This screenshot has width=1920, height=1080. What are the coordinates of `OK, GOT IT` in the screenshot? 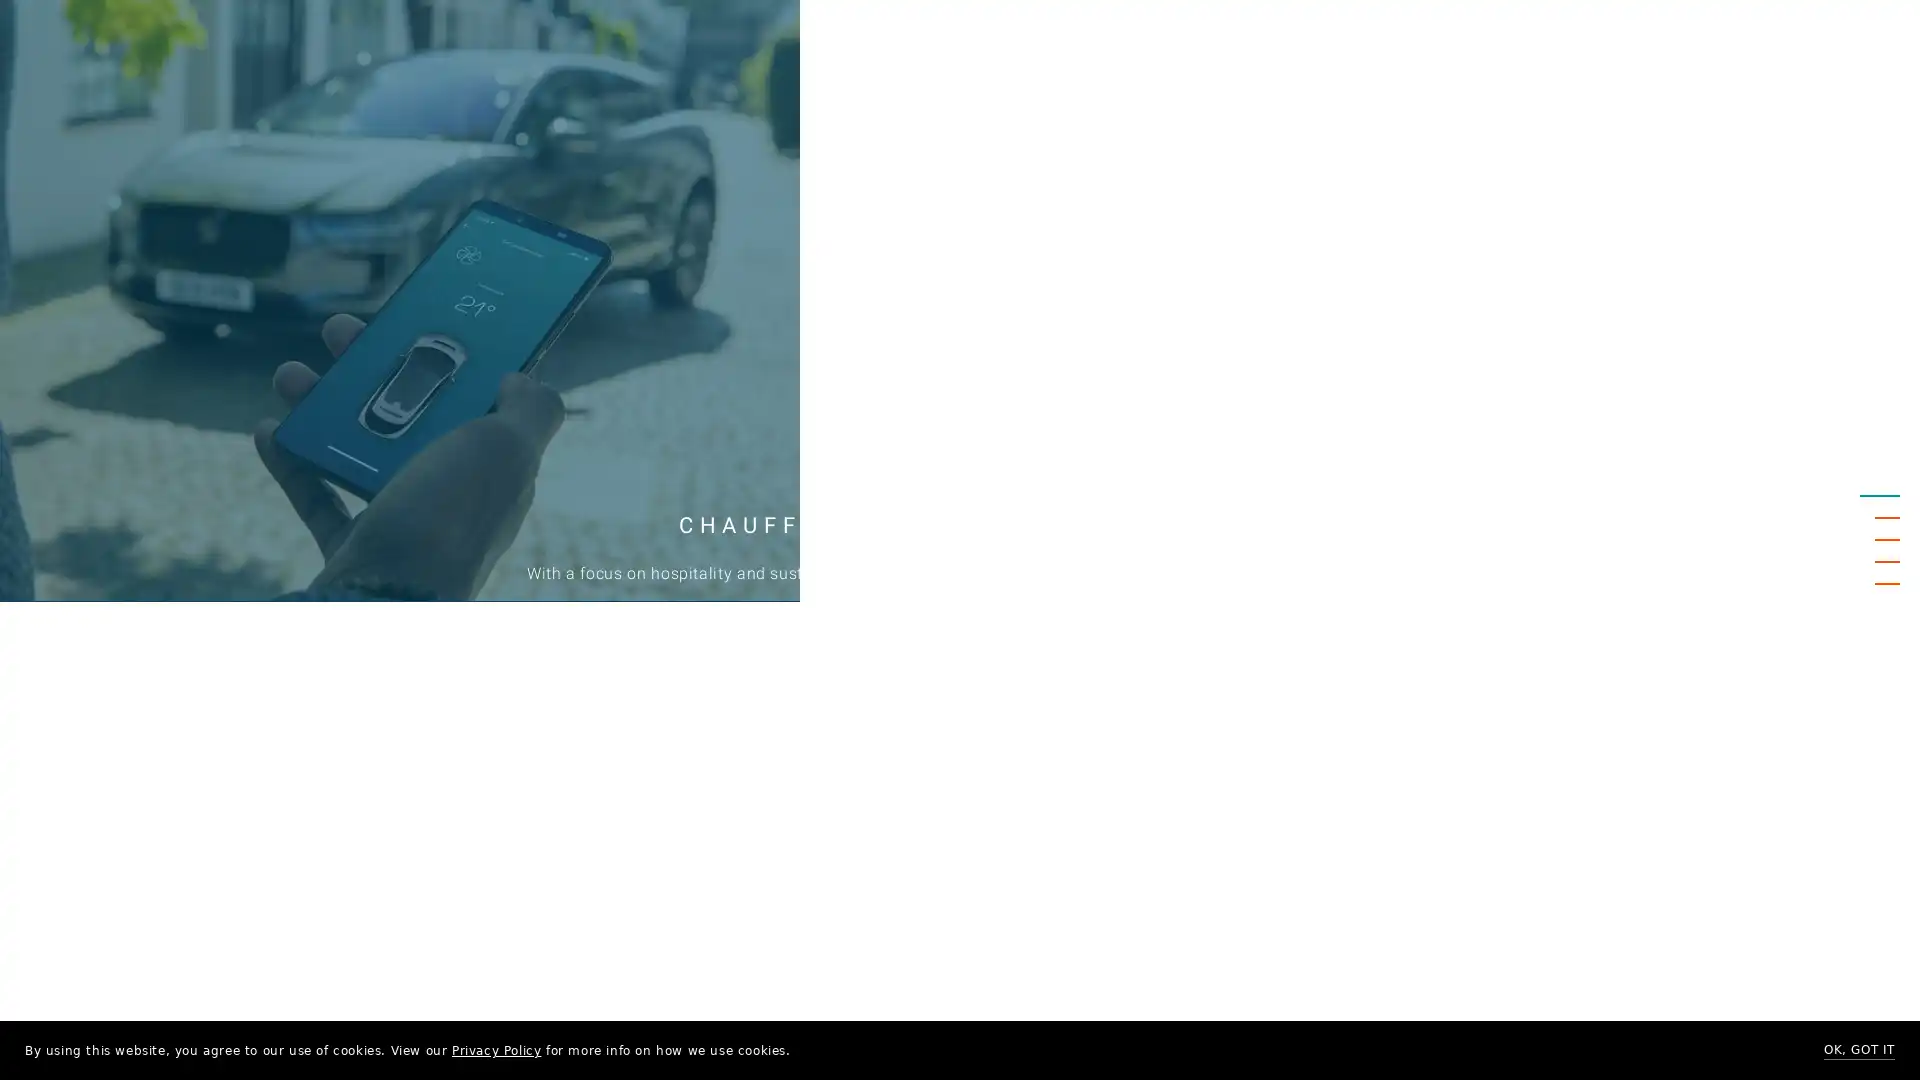 It's located at (1858, 1049).